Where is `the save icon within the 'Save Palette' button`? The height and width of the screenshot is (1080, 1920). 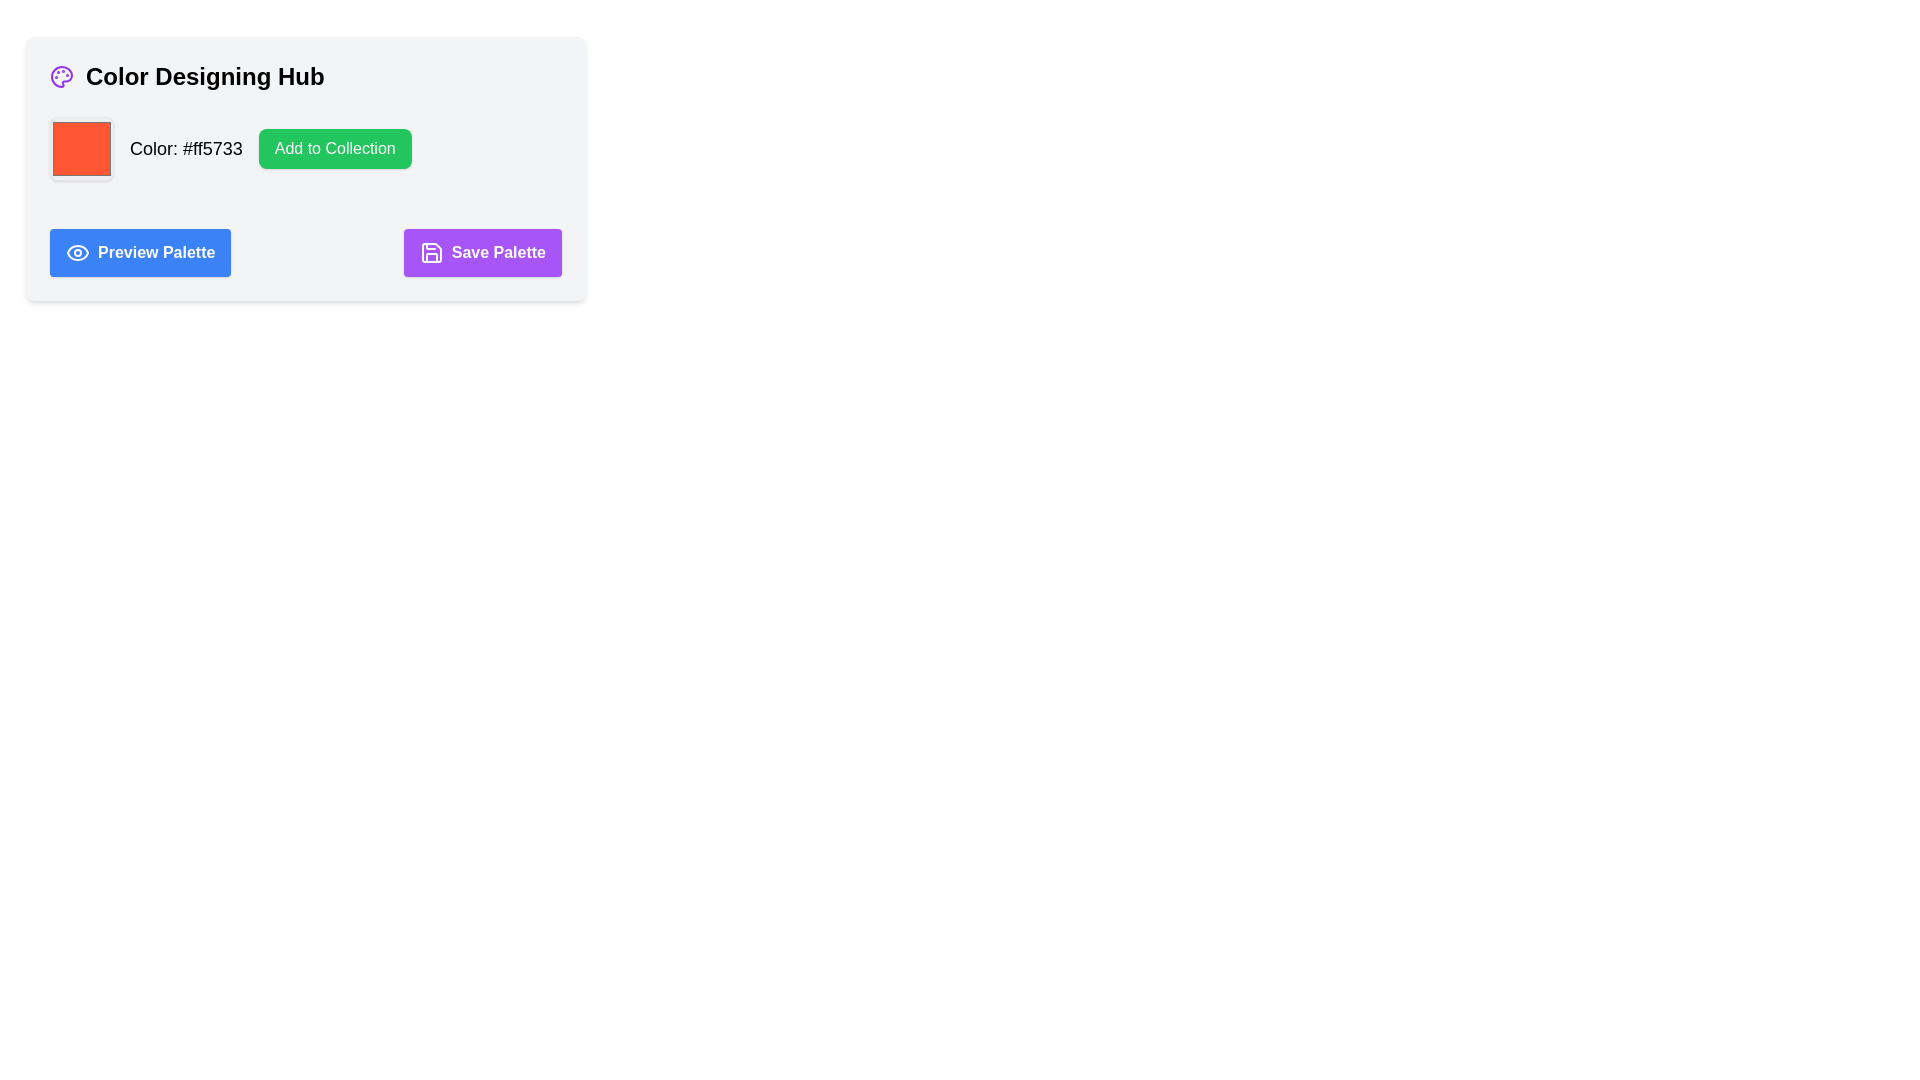 the save icon within the 'Save Palette' button is located at coordinates (430, 252).